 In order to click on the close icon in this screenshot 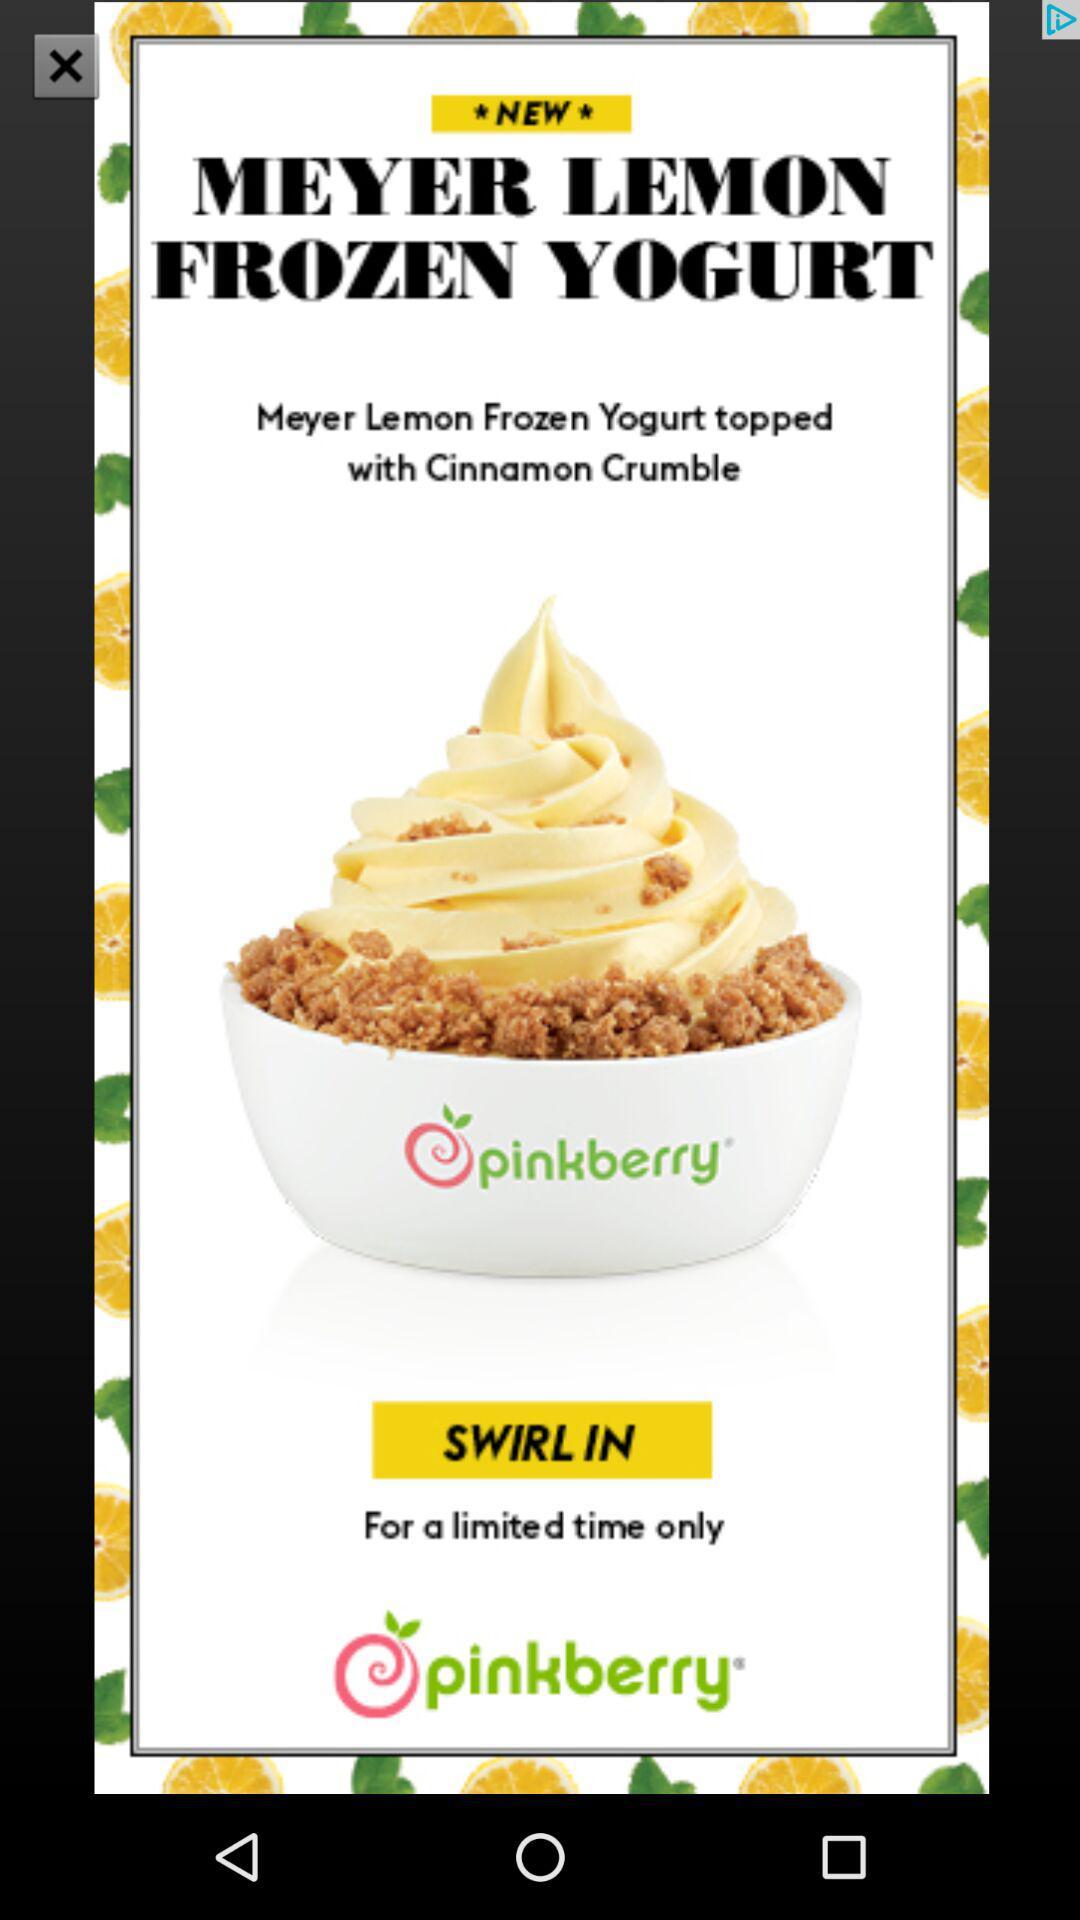, I will do `click(64, 70)`.